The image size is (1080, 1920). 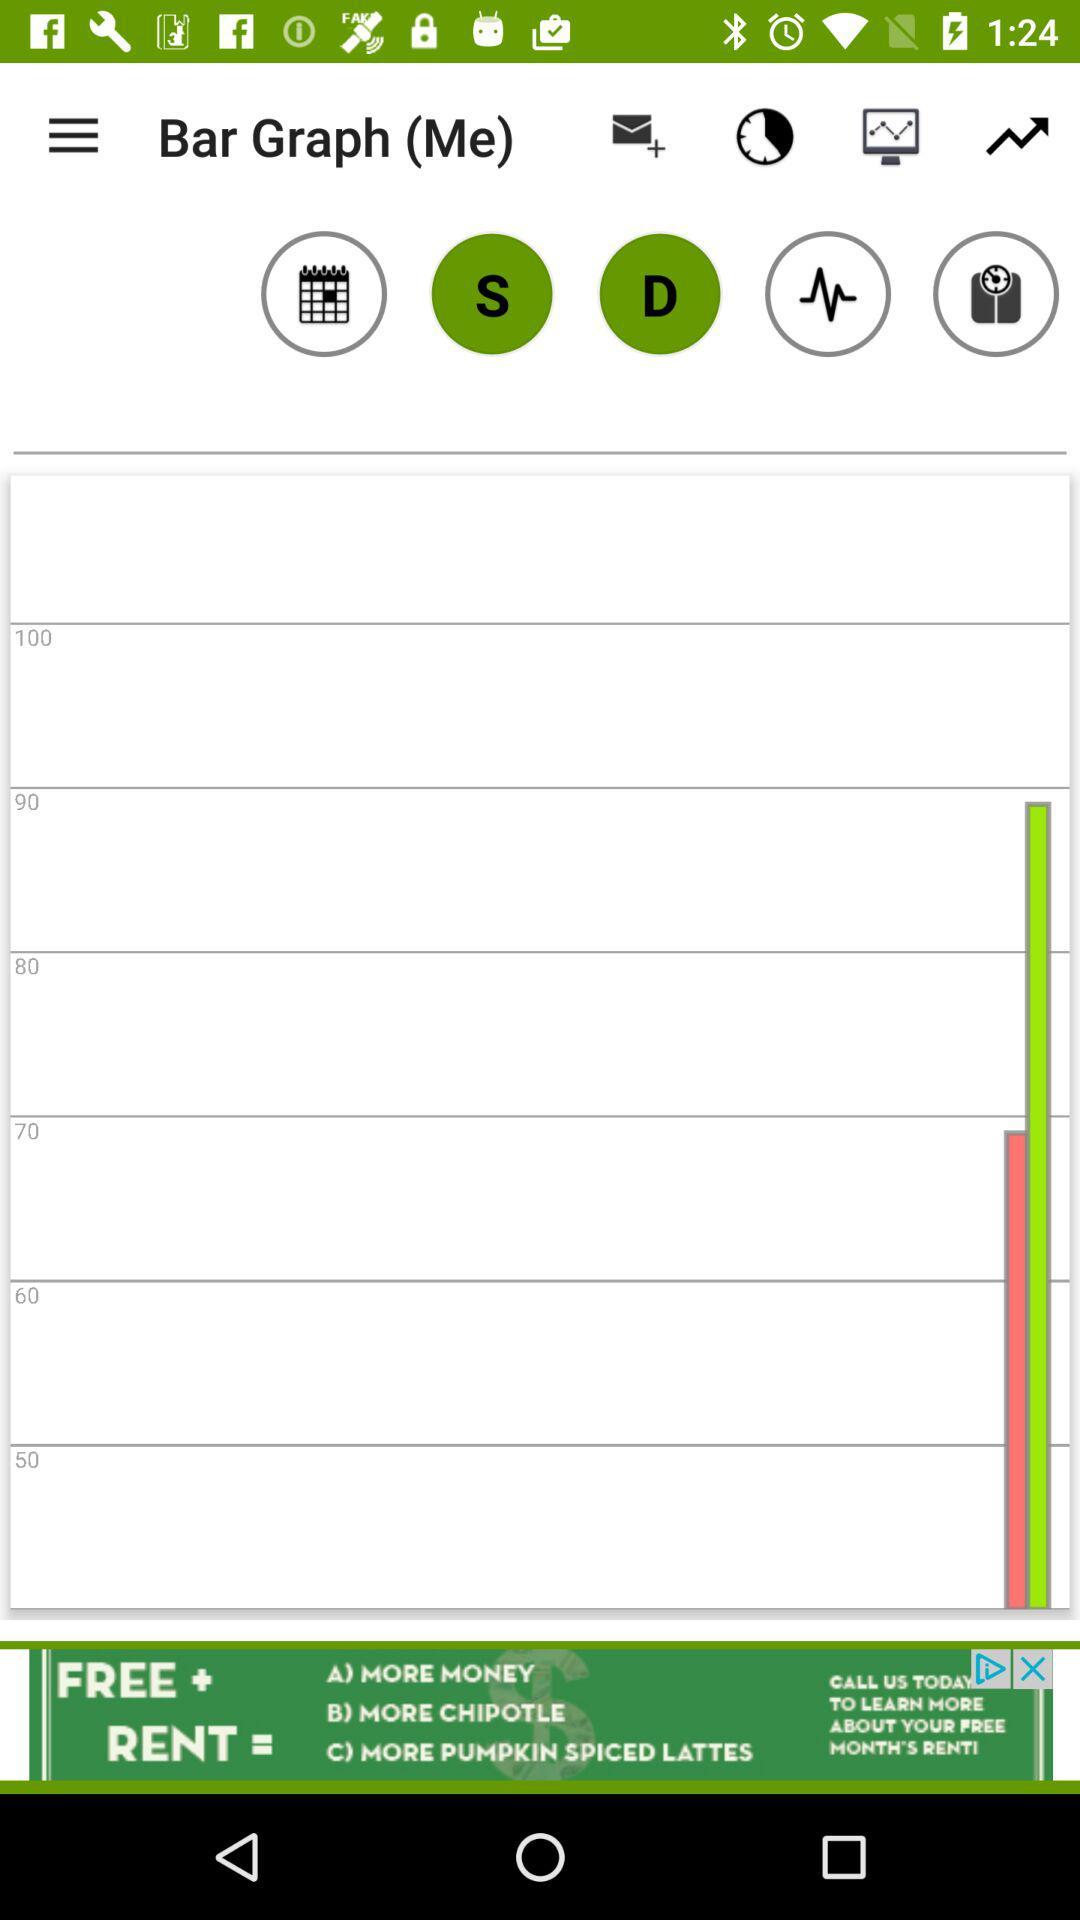 I want to click on open an advertisements, so click(x=540, y=1713).